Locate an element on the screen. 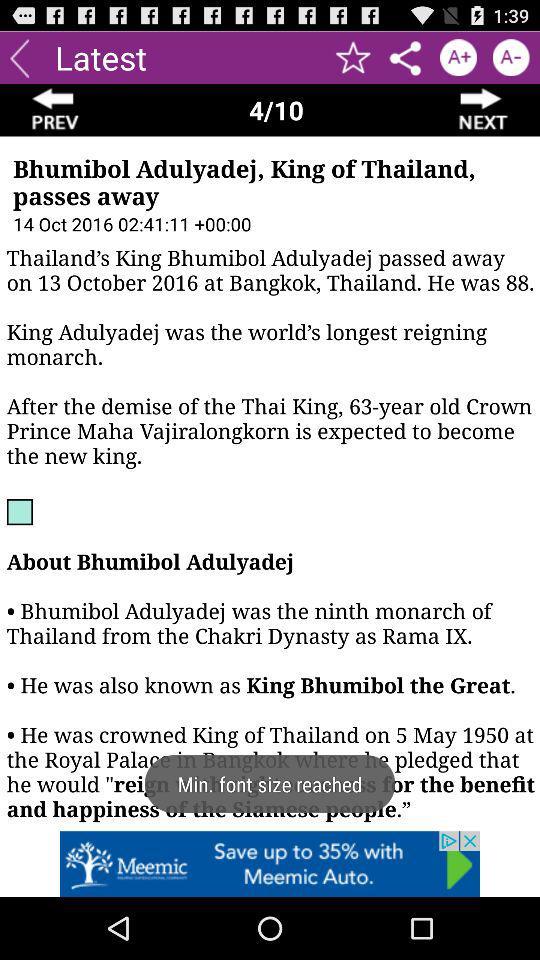 This screenshot has height=960, width=540. the font icon is located at coordinates (511, 61).